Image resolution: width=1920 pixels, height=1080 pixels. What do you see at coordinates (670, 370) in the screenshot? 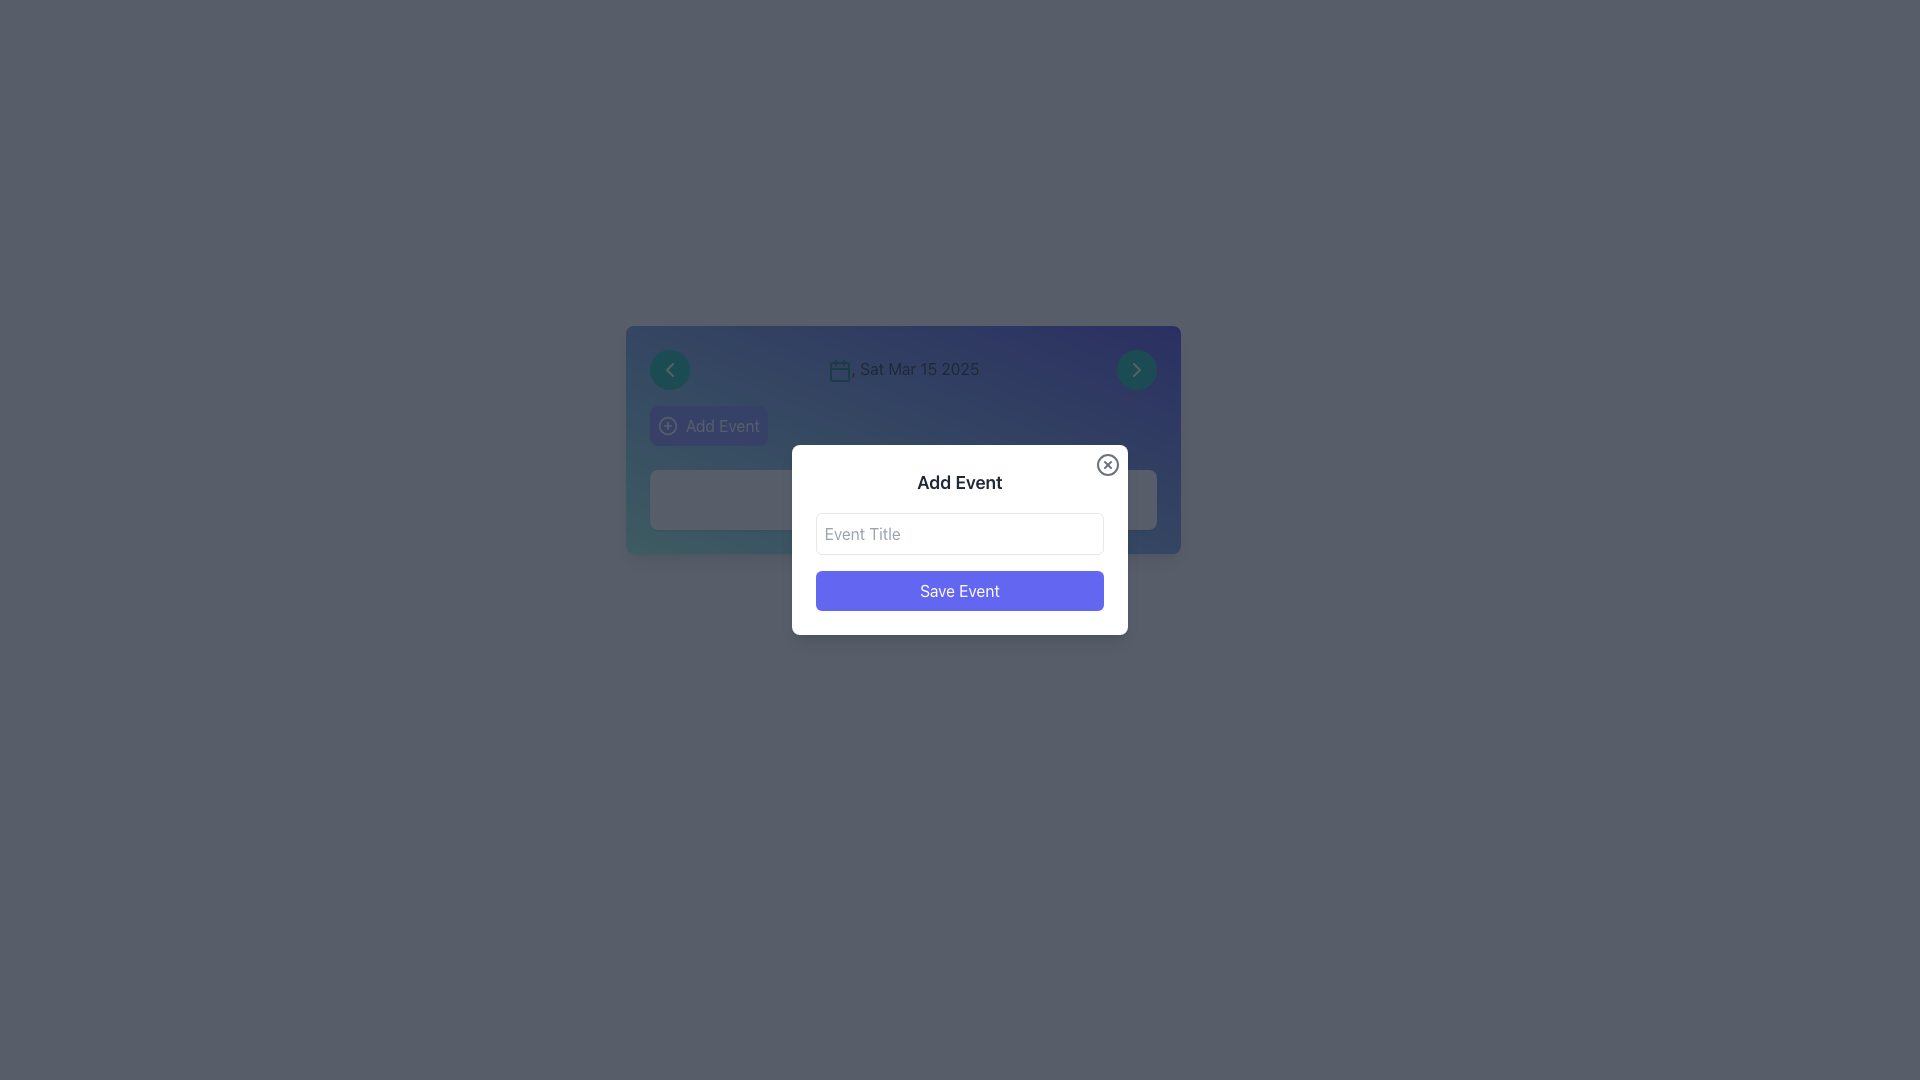
I see `the chevron icon within the circular button located near the top-left area of the card interface` at bounding box center [670, 370].